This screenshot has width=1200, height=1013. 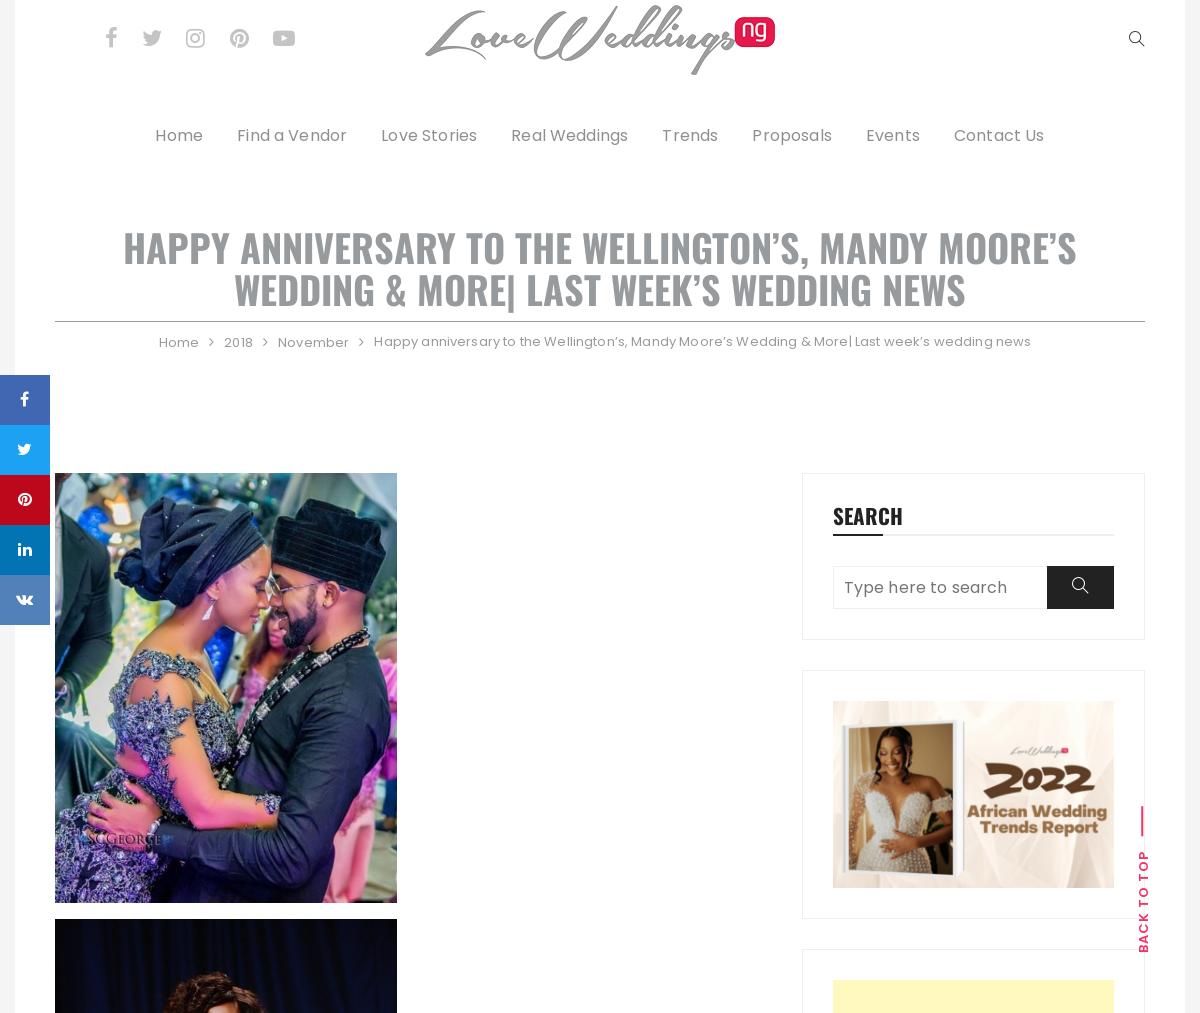 What do you see at coordinates (863, 135) in the screenshot?
I see `'Events'` at bounding box center [863, 135].